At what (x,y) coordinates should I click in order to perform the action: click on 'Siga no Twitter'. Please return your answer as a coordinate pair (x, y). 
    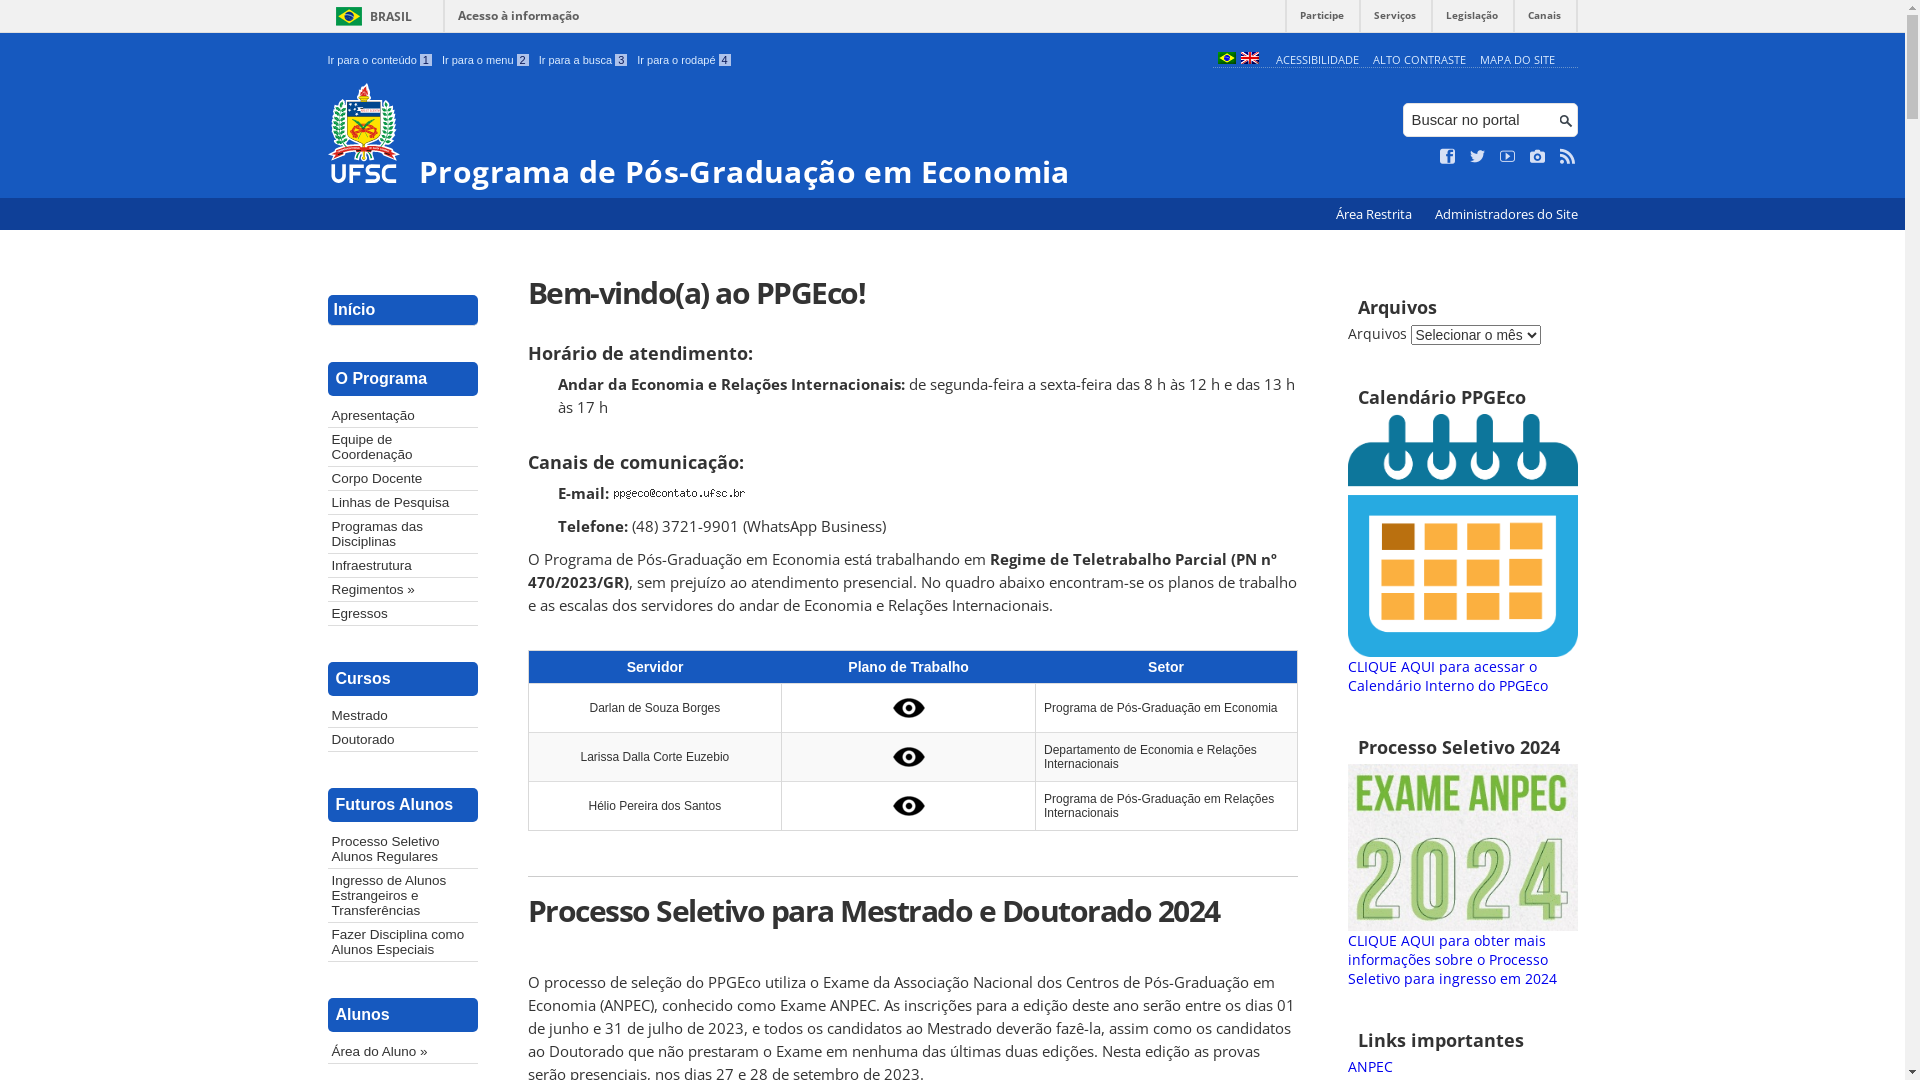
    Looking at the image, I should click on (1478, 156).